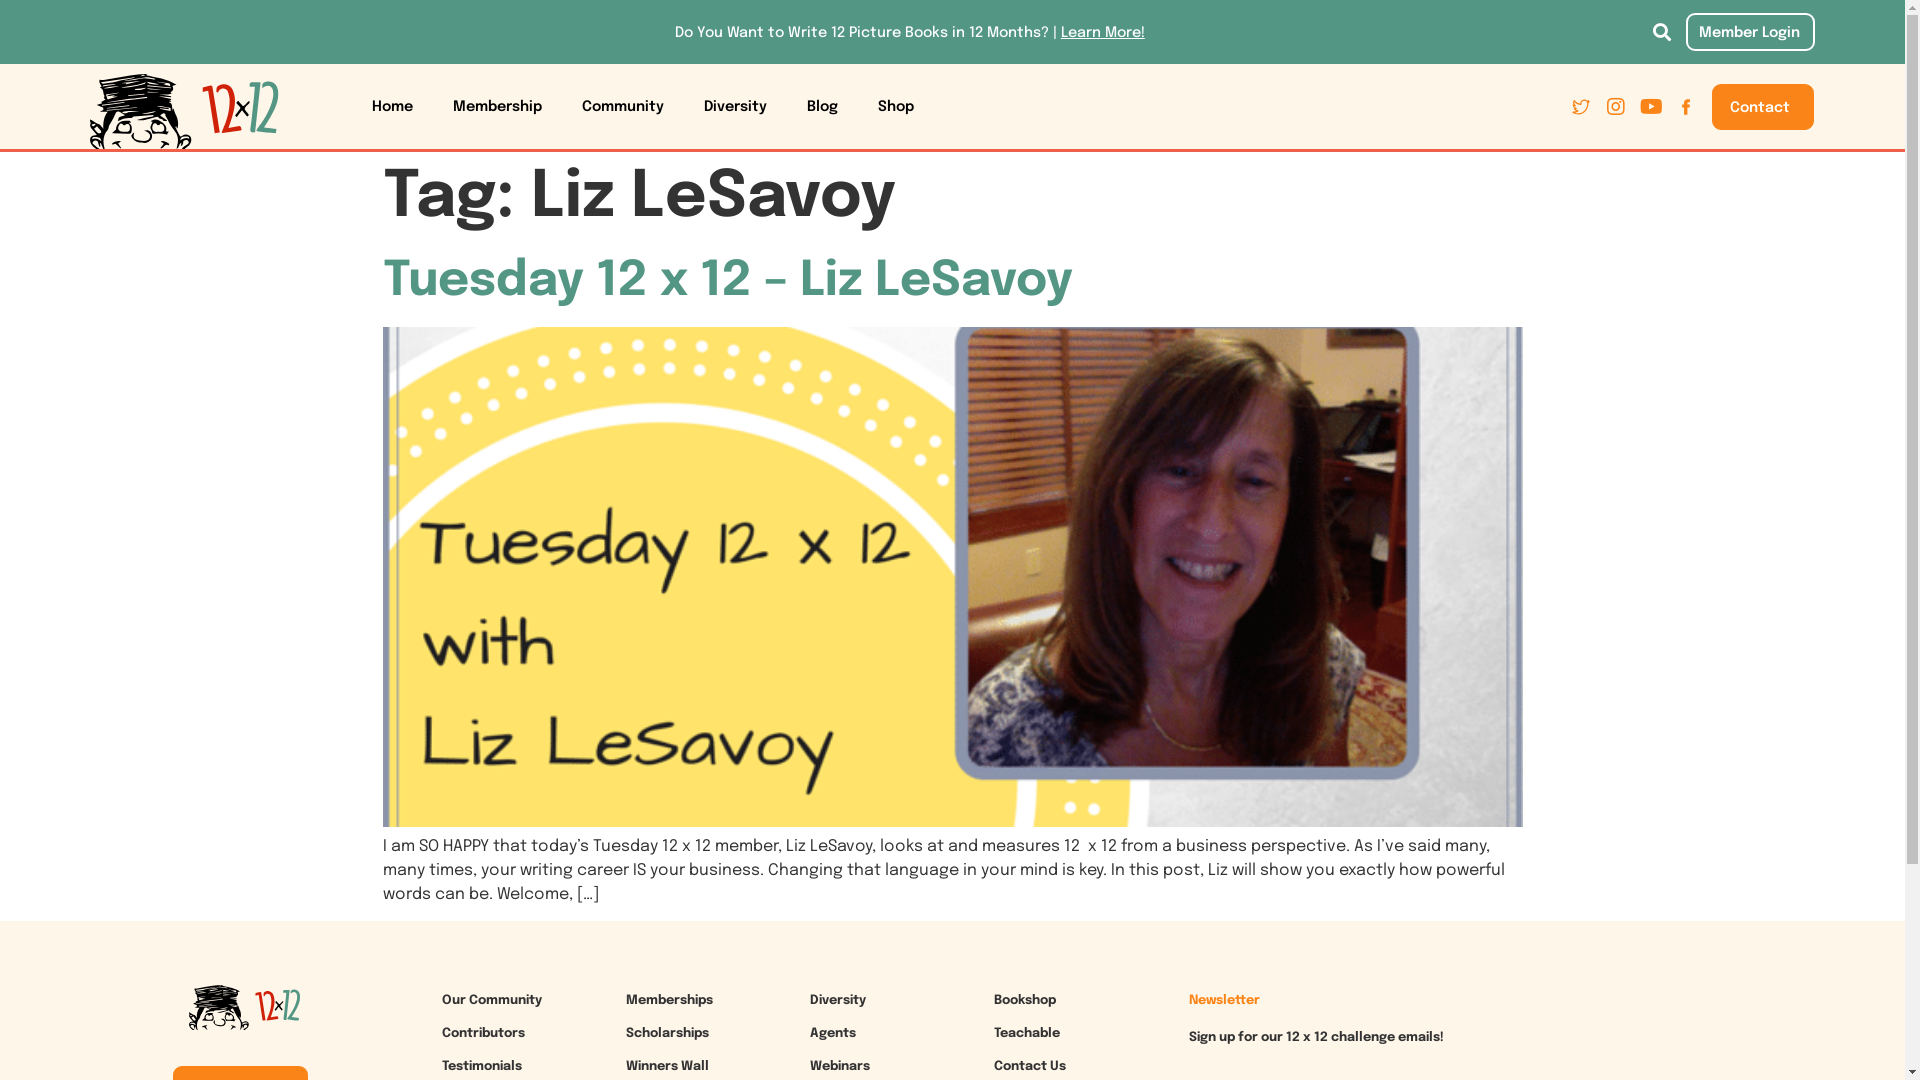  I want to click on 'Contributors', so click(483, 1033).